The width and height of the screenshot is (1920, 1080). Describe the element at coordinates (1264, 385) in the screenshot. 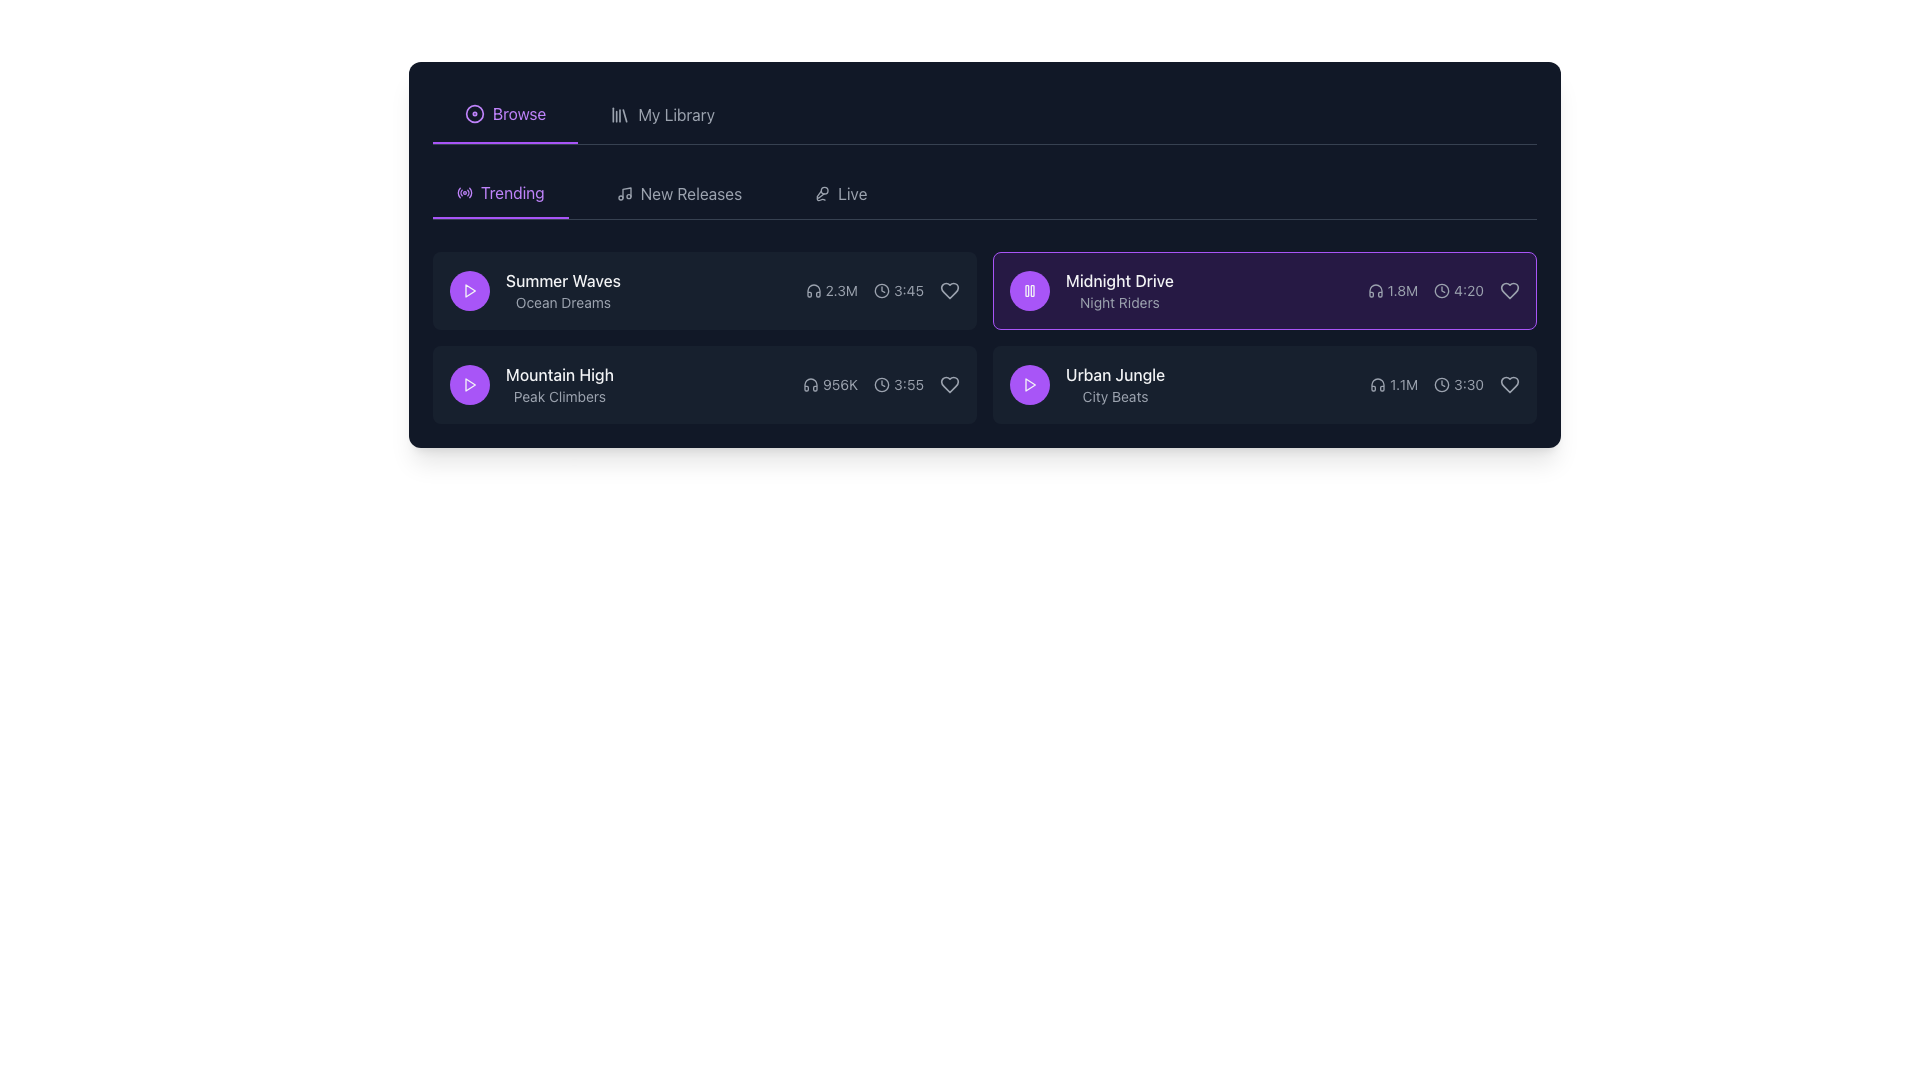

I see `the dark rectangular card titled 'Urban Jungle'` at that location.